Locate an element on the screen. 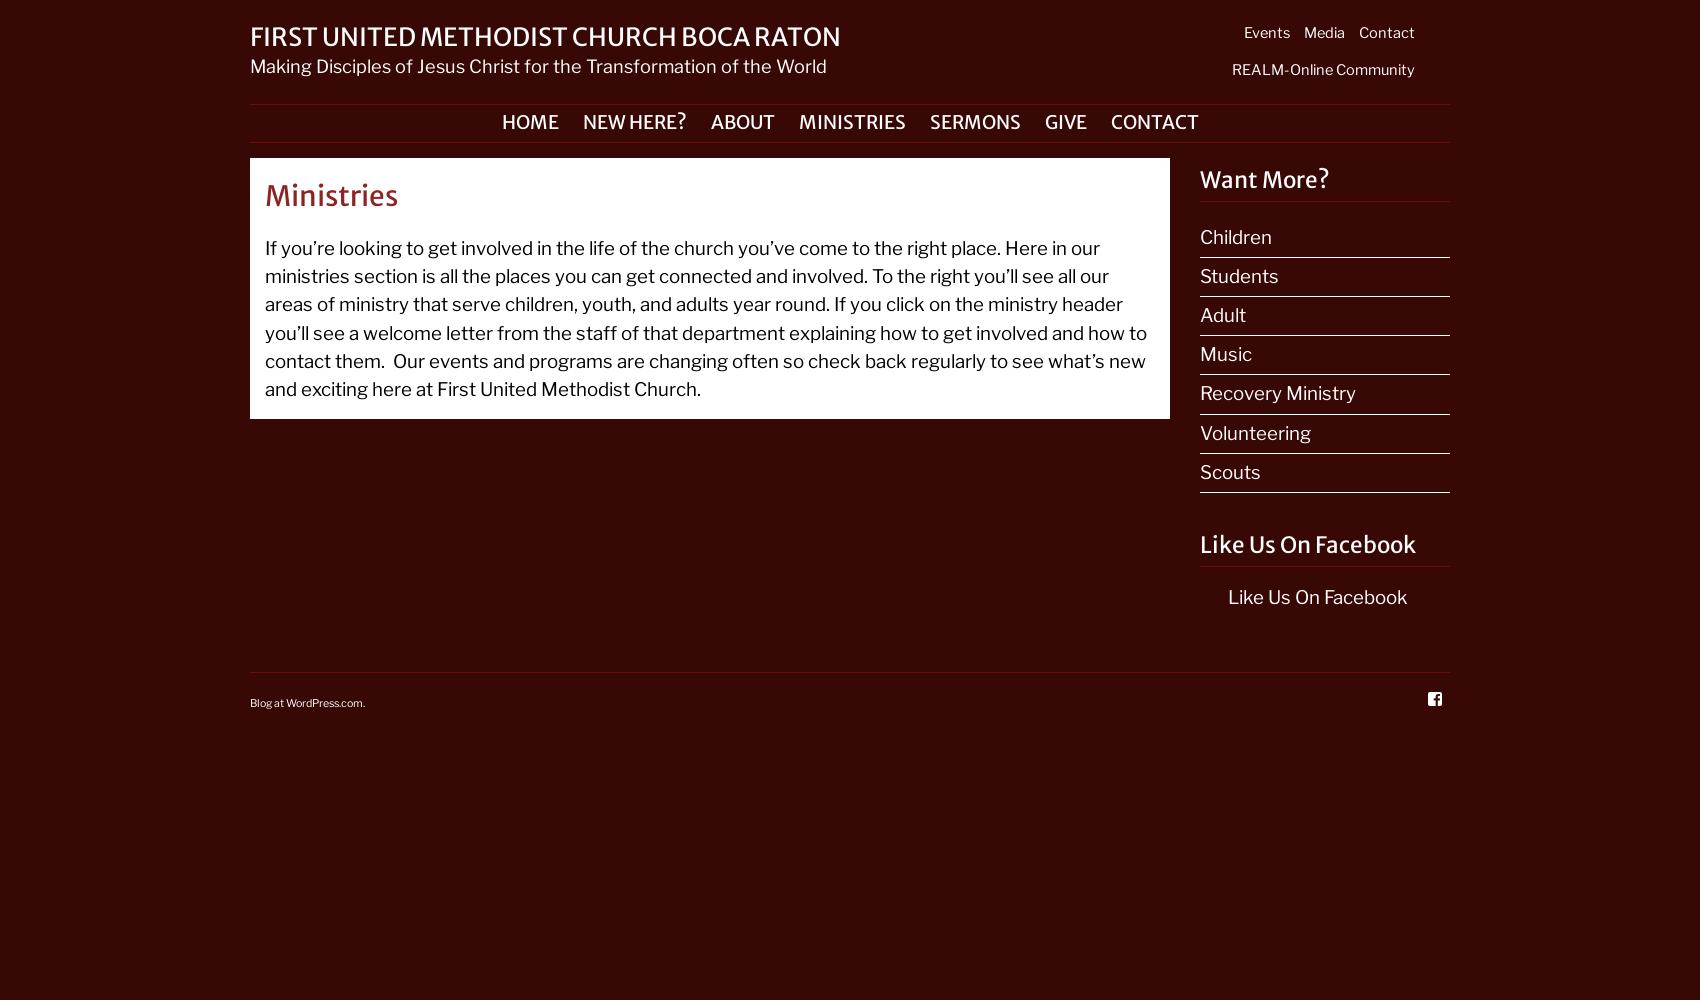 The width and height of the screenshot is (1700, 1000). 'Students' is located at coordinates (1238, 276).